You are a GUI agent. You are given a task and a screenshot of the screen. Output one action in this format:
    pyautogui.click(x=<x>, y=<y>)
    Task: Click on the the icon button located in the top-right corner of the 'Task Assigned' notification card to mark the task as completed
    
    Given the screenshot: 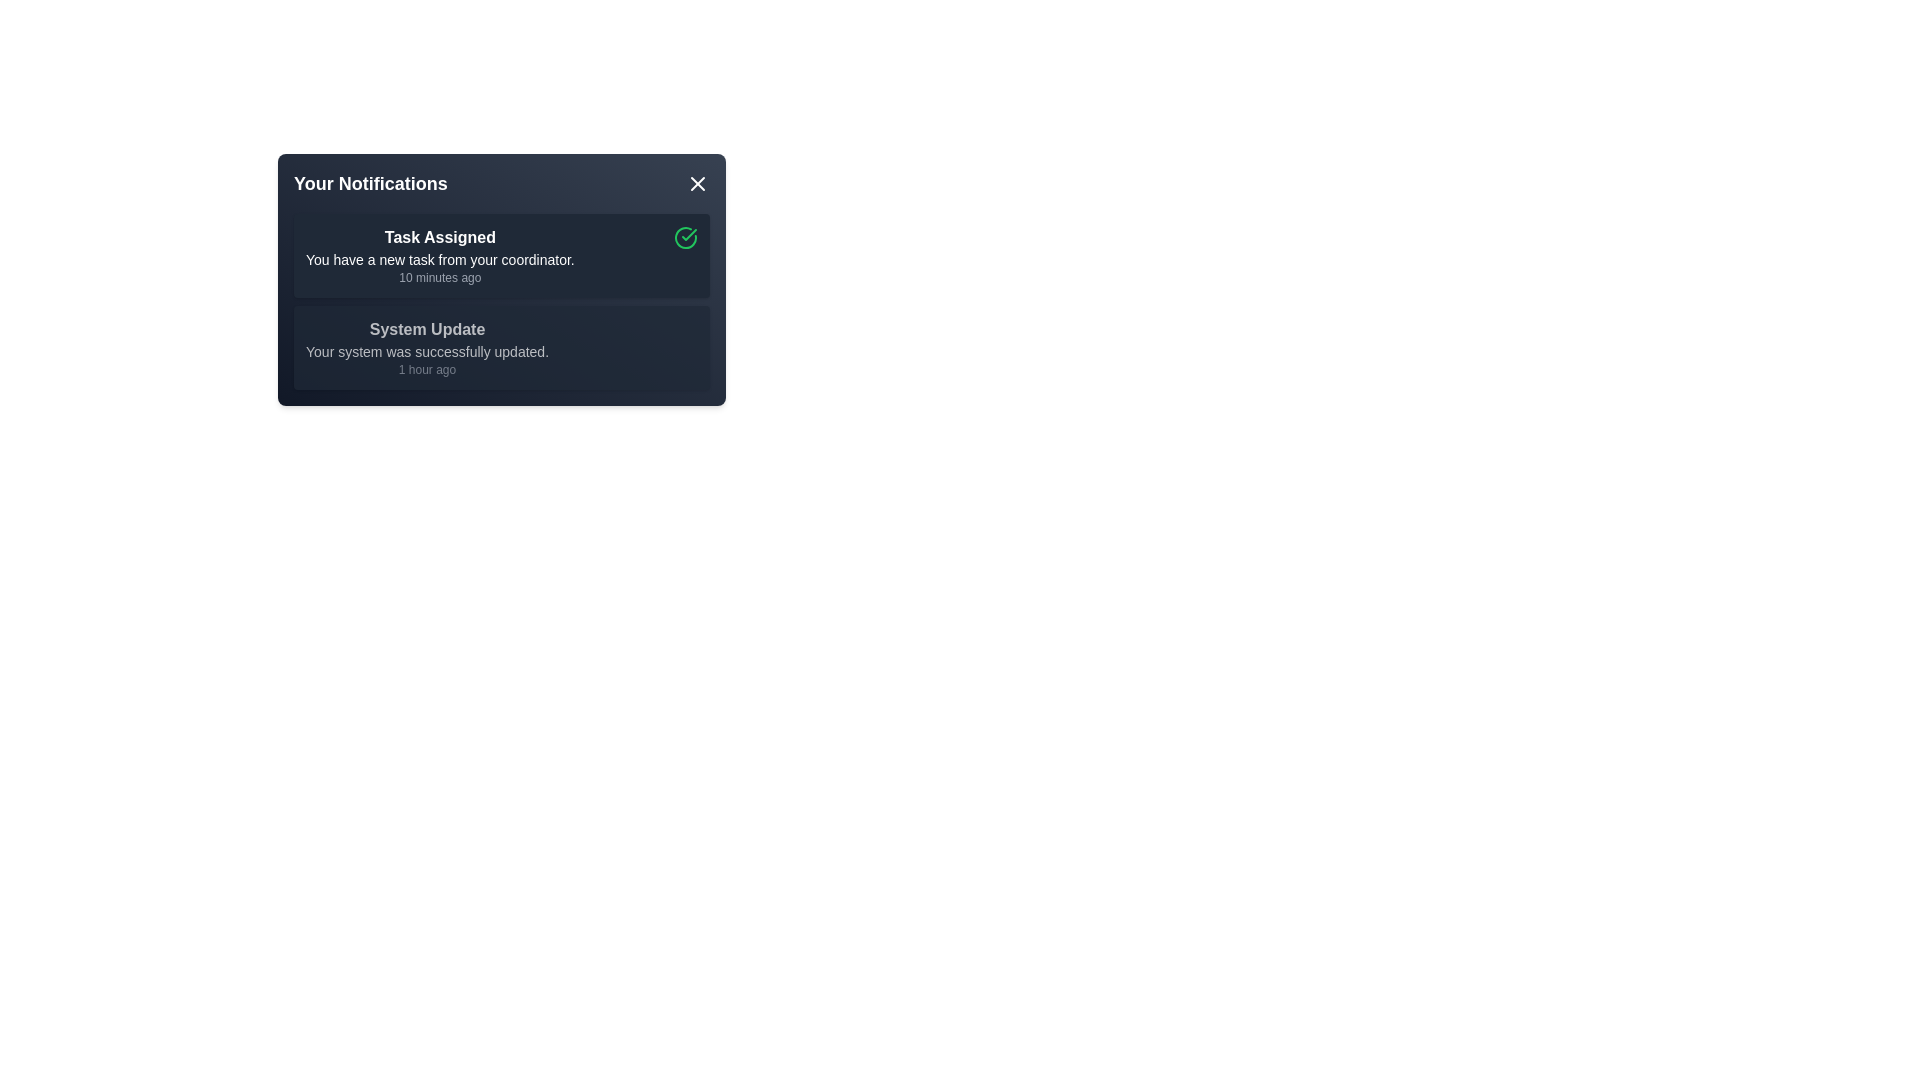 What is the action you would take?
    pyautogui.click(x=686, y=237)
    